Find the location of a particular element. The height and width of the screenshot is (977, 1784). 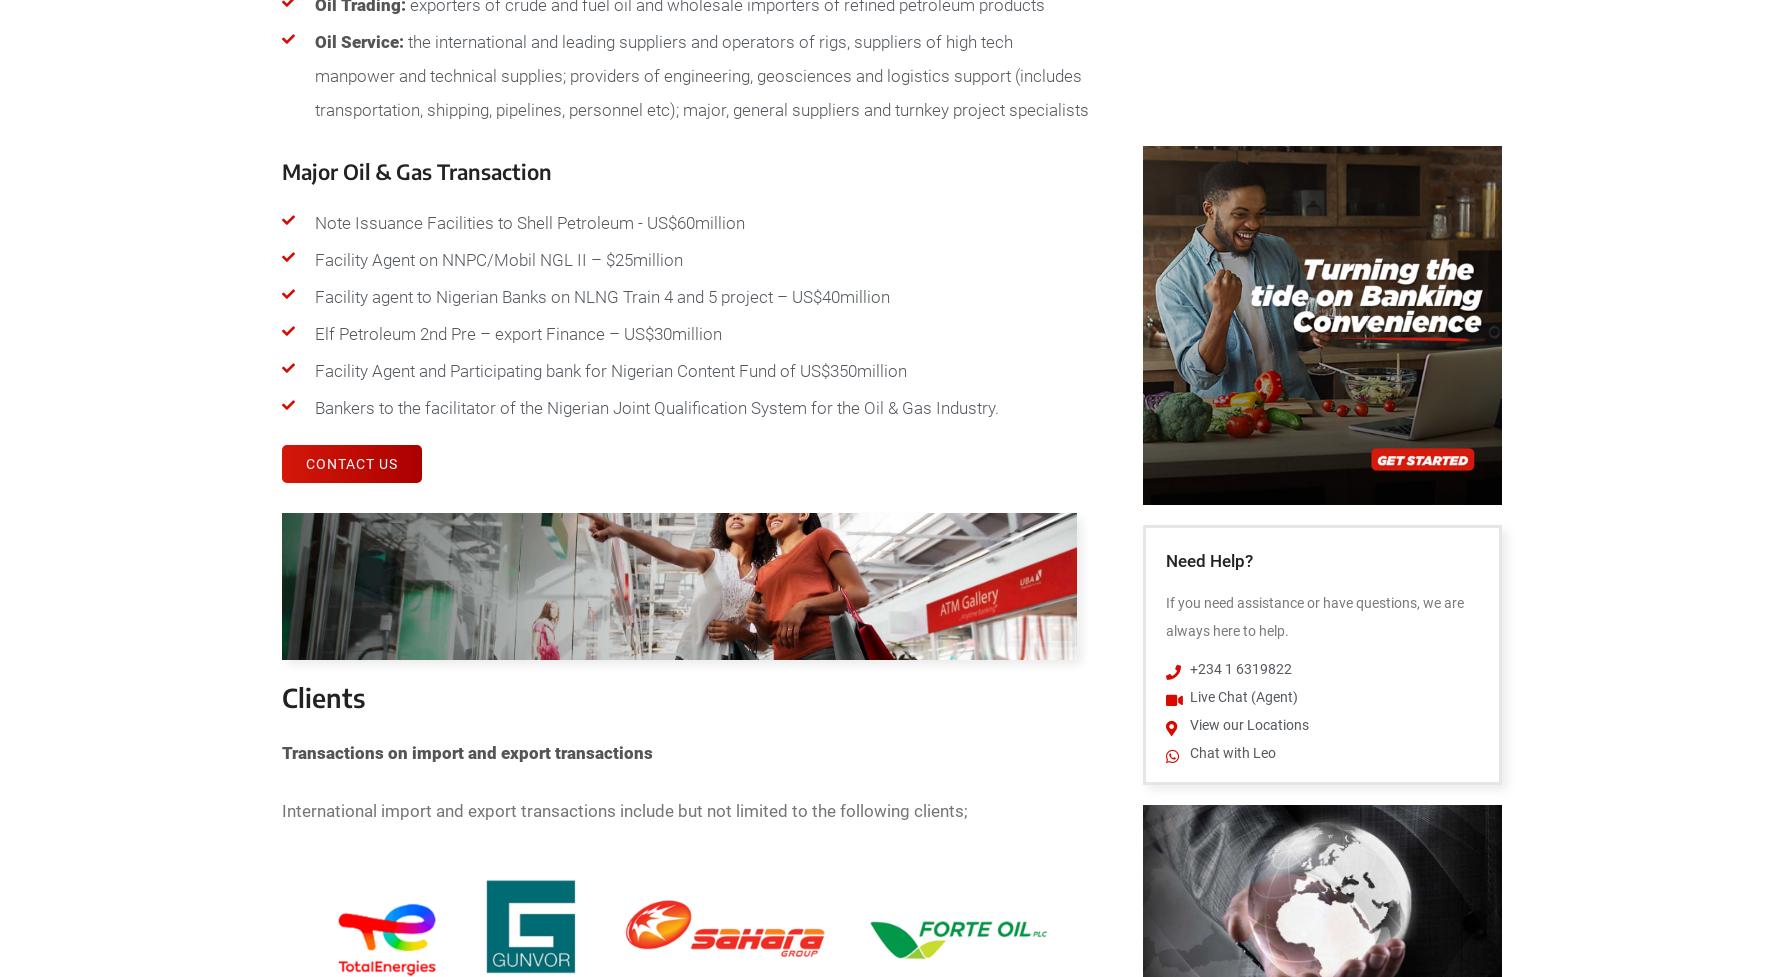

'If you need assistance or have questions, we are always here to help.' is located at coordinates (1313, 615).